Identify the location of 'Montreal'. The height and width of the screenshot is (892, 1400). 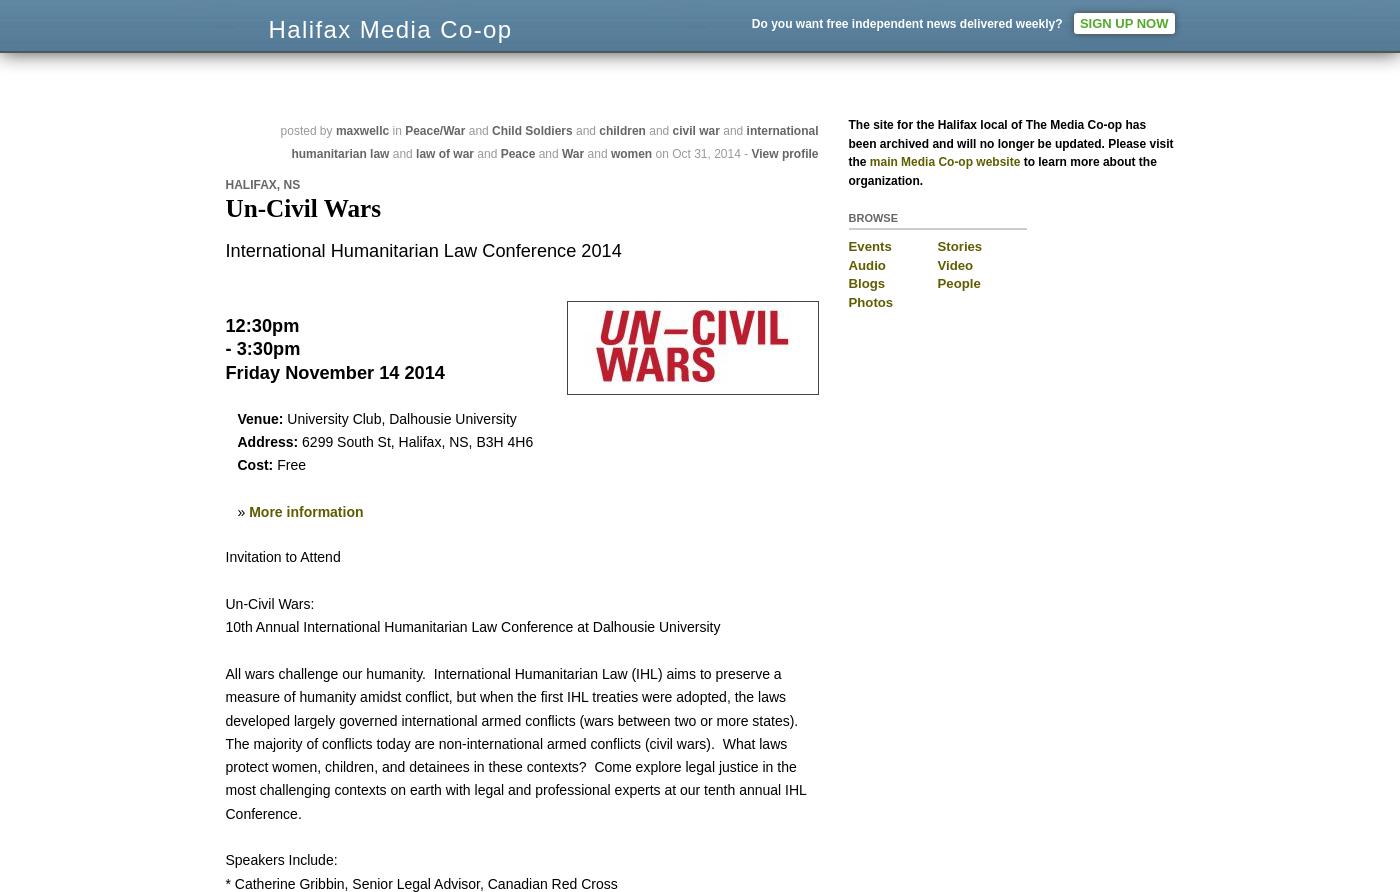
(1002, 32).